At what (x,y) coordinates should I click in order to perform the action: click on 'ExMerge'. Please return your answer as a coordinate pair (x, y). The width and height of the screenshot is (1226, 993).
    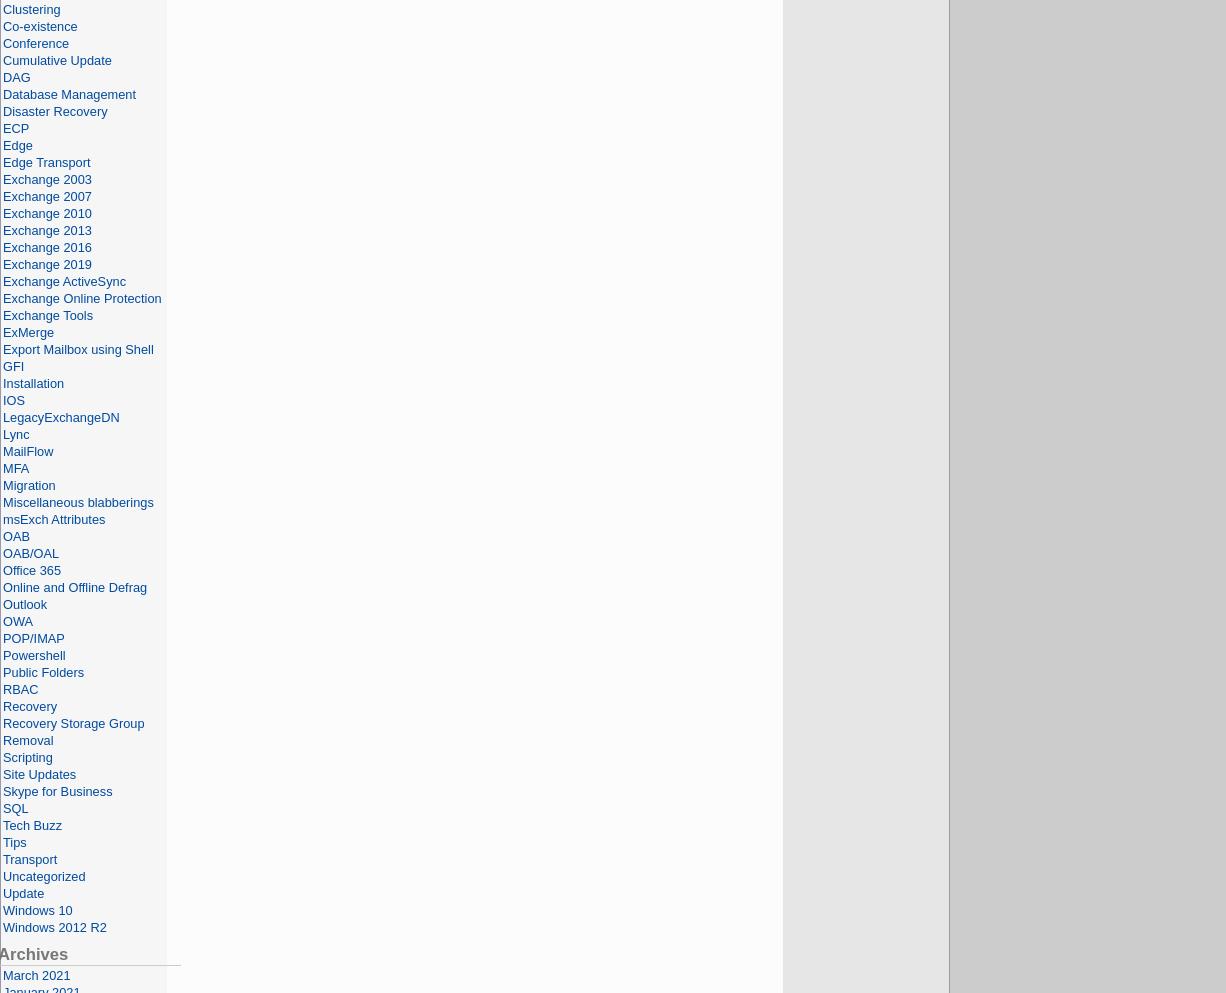
    Looking at the image, I should click on (2, 331).